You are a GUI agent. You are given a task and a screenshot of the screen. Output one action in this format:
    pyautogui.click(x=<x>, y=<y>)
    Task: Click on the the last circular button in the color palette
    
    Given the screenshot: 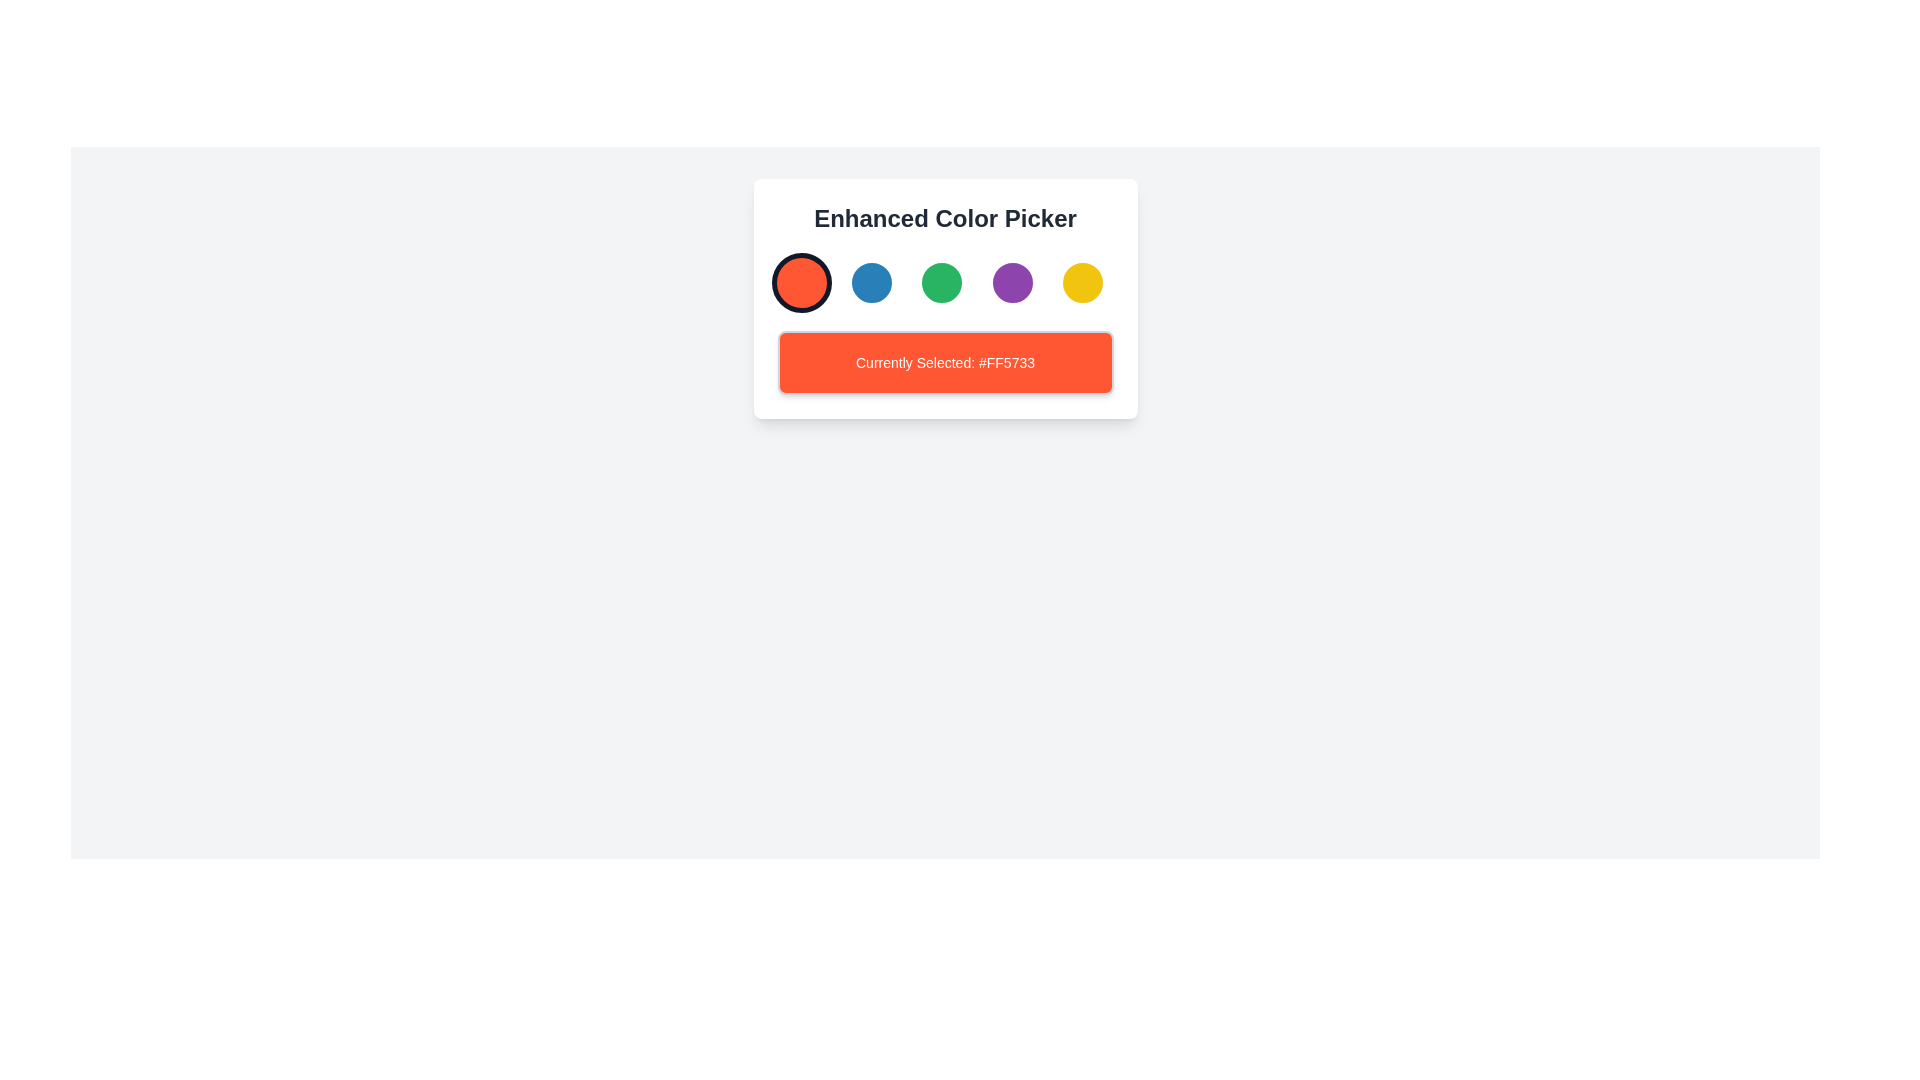 What is the action you would take?
    pyautogui.click(x=1082, y=282)
    